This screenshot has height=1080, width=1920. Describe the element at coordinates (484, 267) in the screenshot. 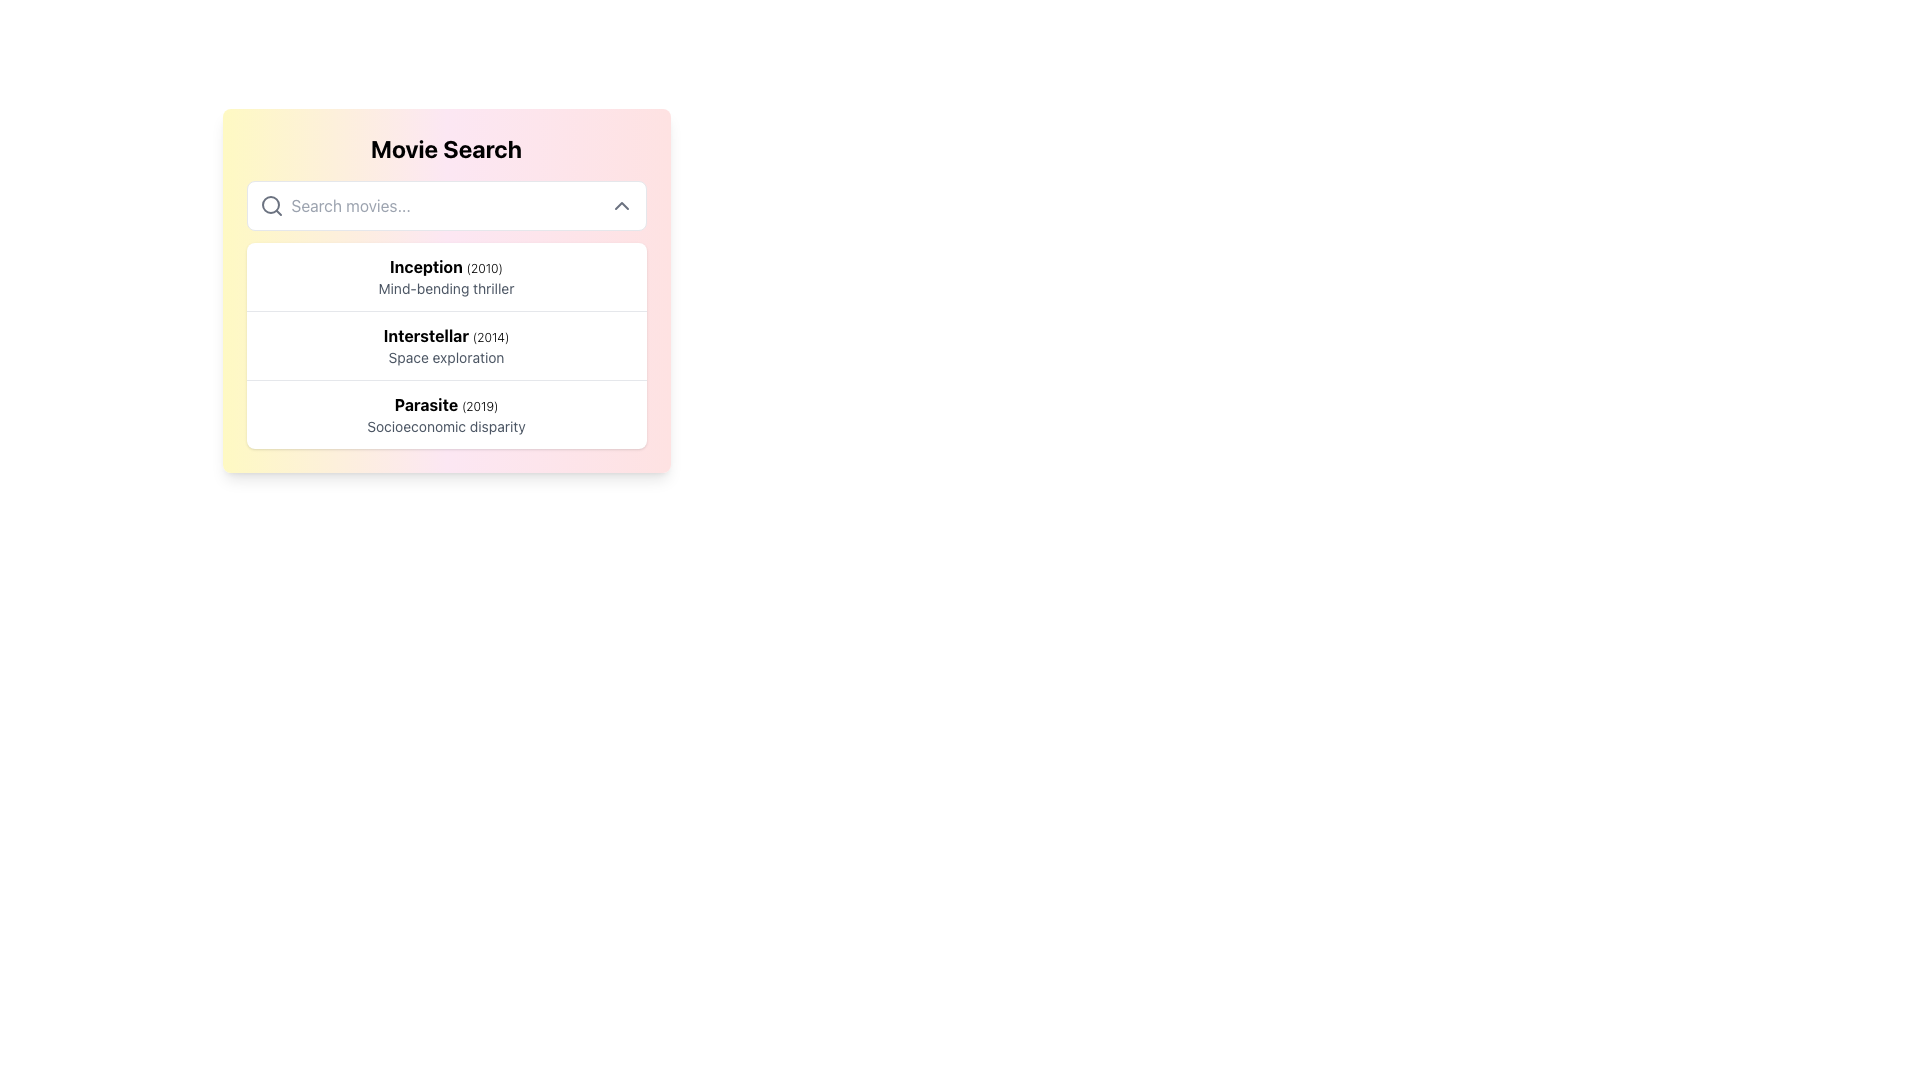

I see `the static text label displaying the year '(2010)' which is positioned to the right of the bold text 'Inception' in the first movie search result` at that location.